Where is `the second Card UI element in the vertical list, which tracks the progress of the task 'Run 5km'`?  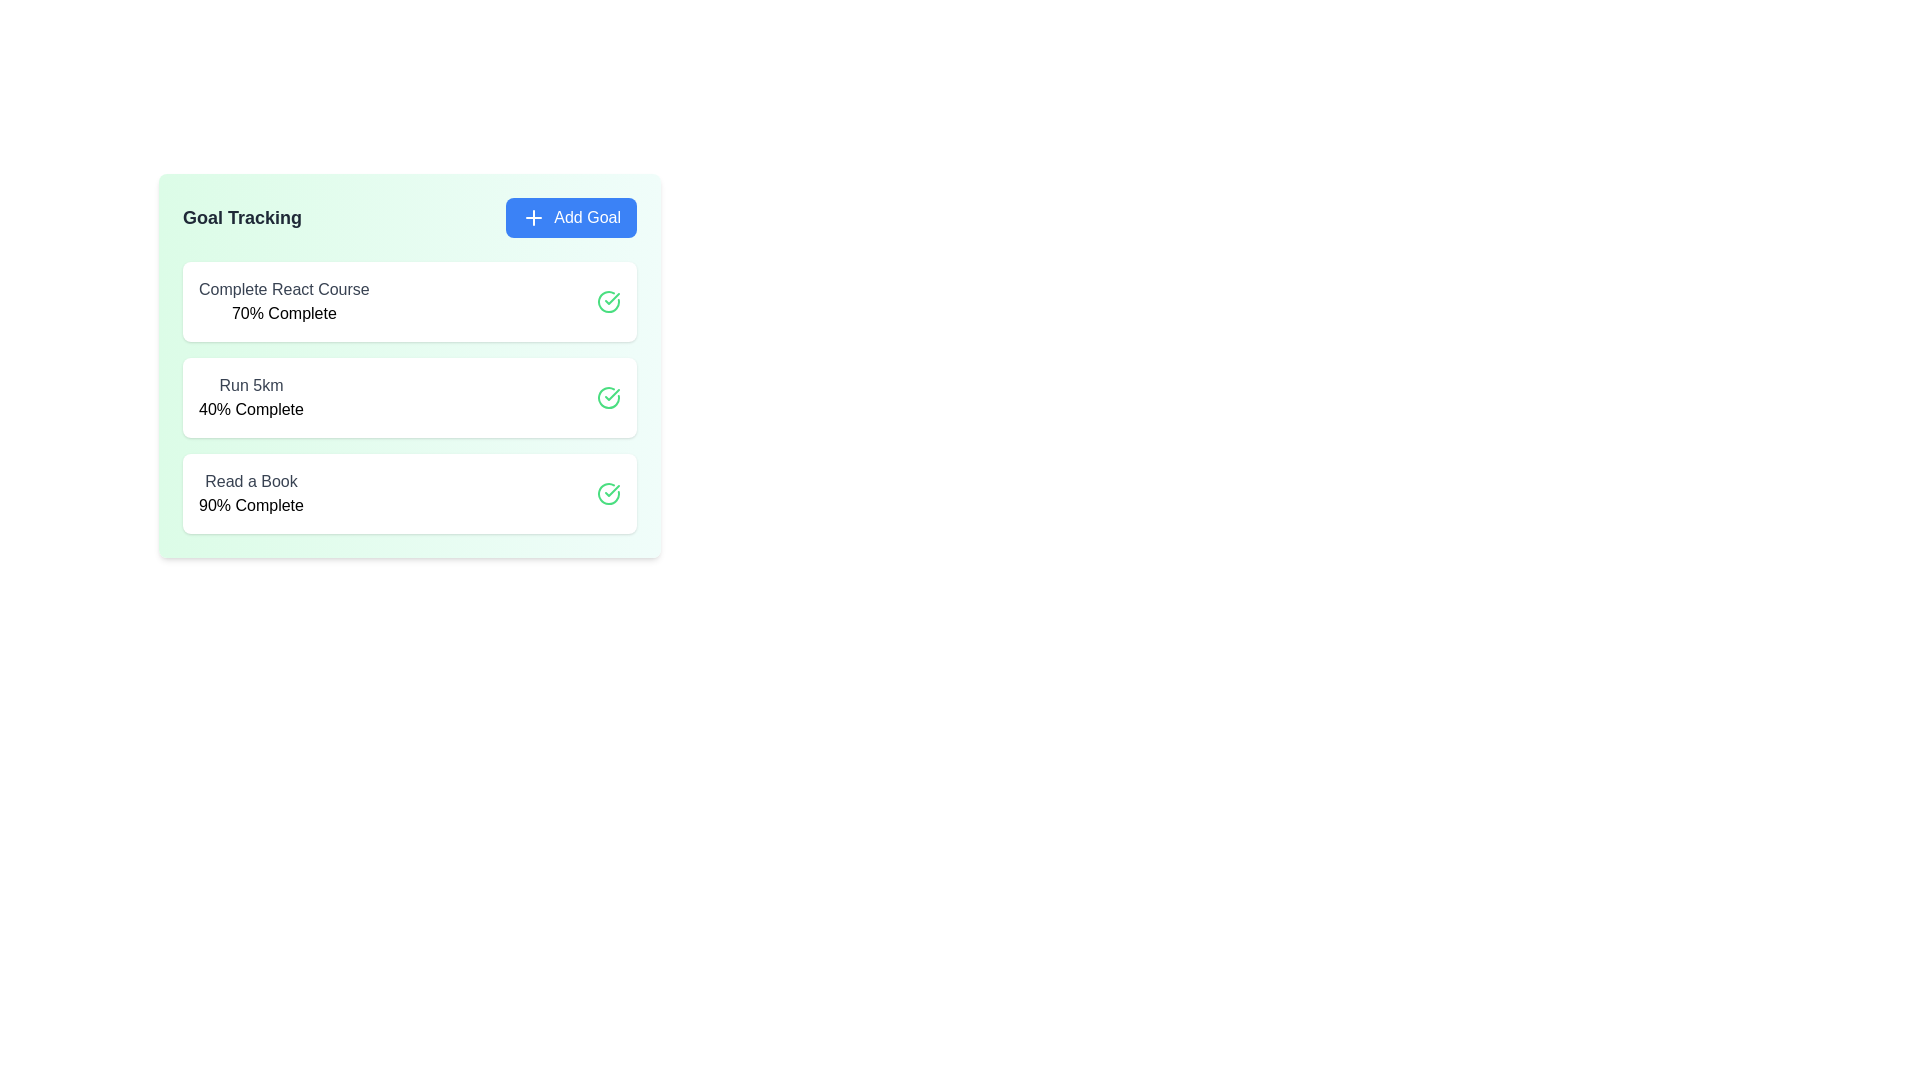
the second Card UI element in the vertical list, which tracks the progress of the task 'Run 5km' is located at coordinates (408, 397).